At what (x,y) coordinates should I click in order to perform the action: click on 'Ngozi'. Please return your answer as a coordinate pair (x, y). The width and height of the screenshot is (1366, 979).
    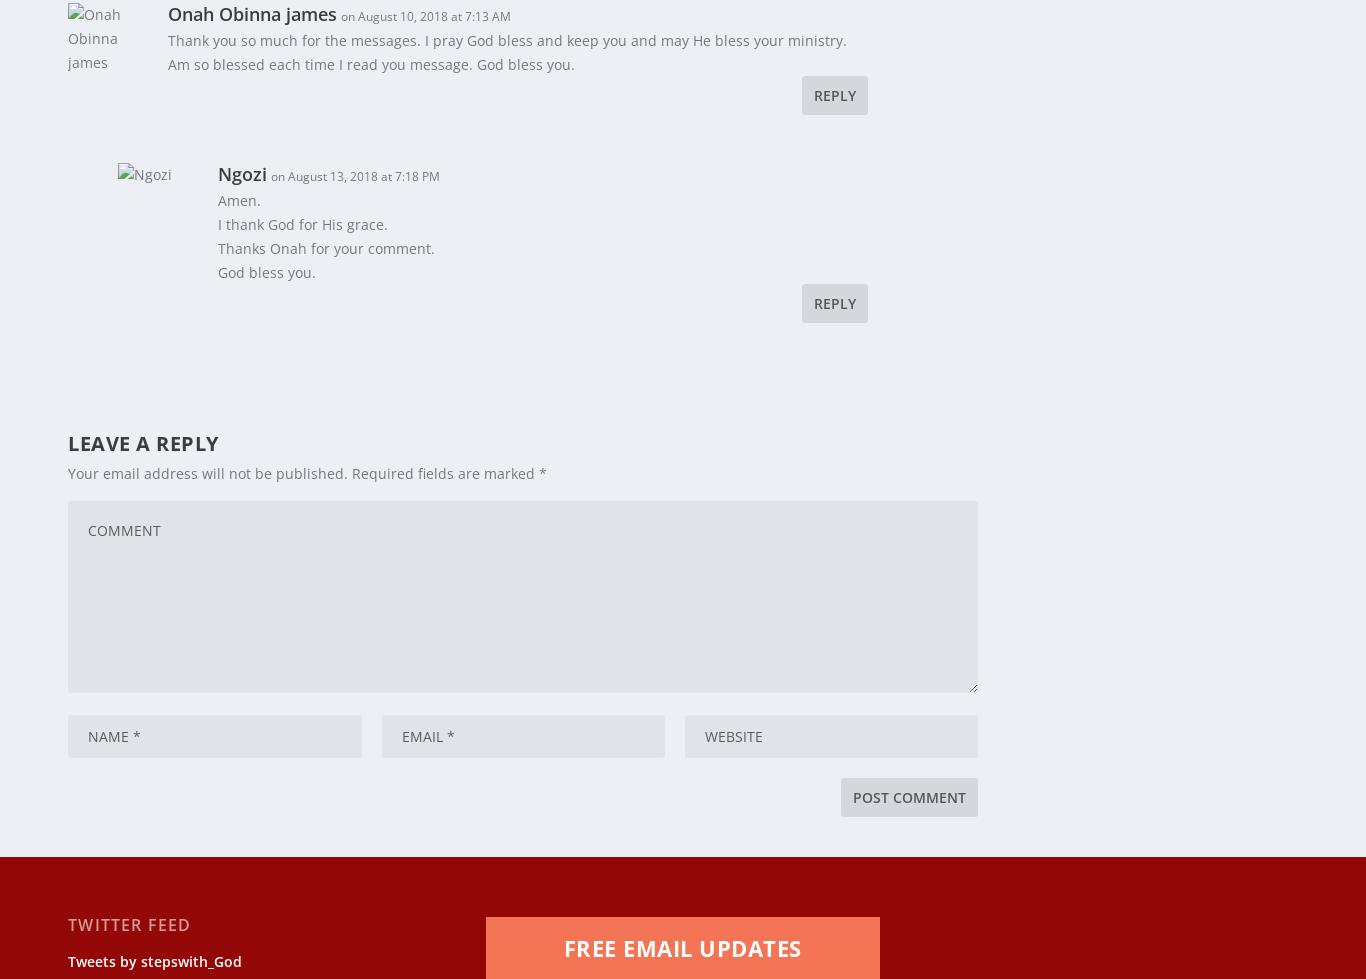
    Looking at the image, I should click on (242, 161).